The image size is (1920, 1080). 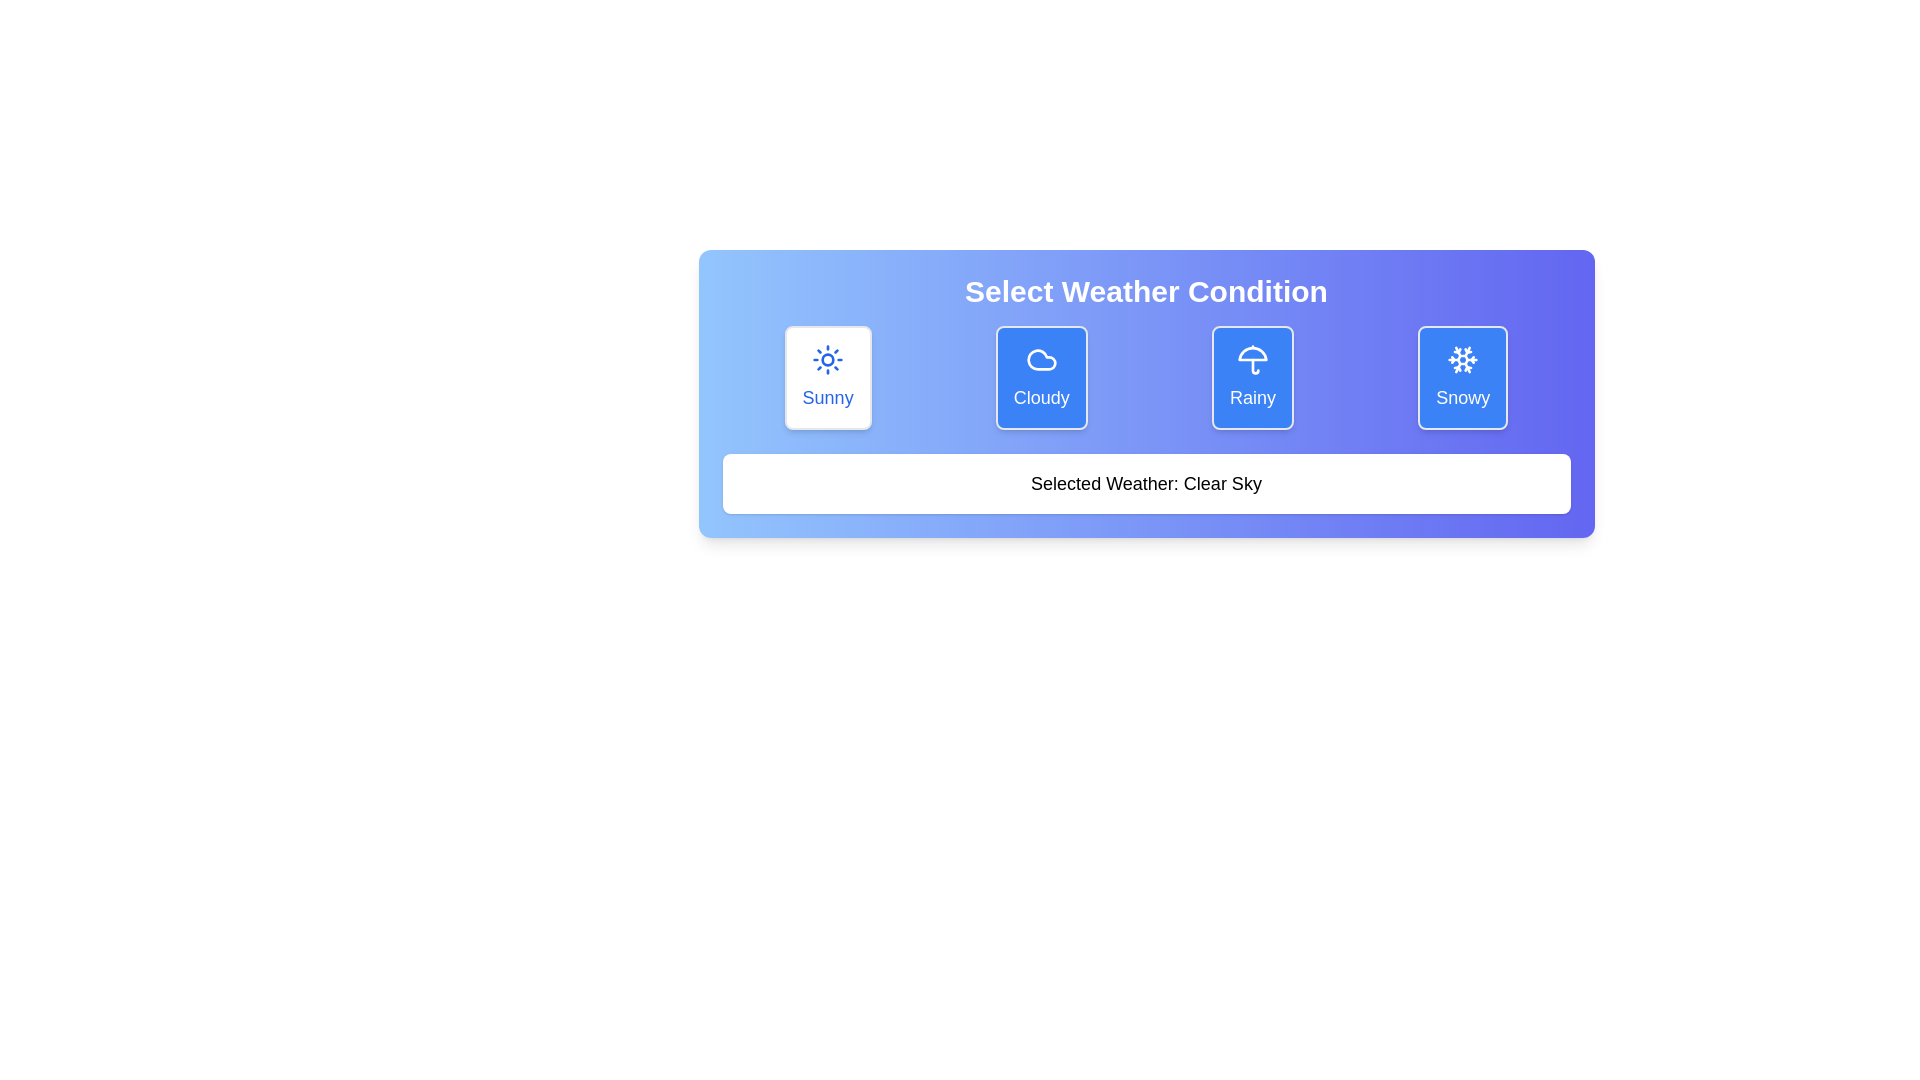 I want to click on the text label that describes the 'Rainy' weather condition, located at the bottom-center of the 'Rainy' weather option card, which is the third option in the horizontal set of weather condition cards, so click(x=1252, y=397).